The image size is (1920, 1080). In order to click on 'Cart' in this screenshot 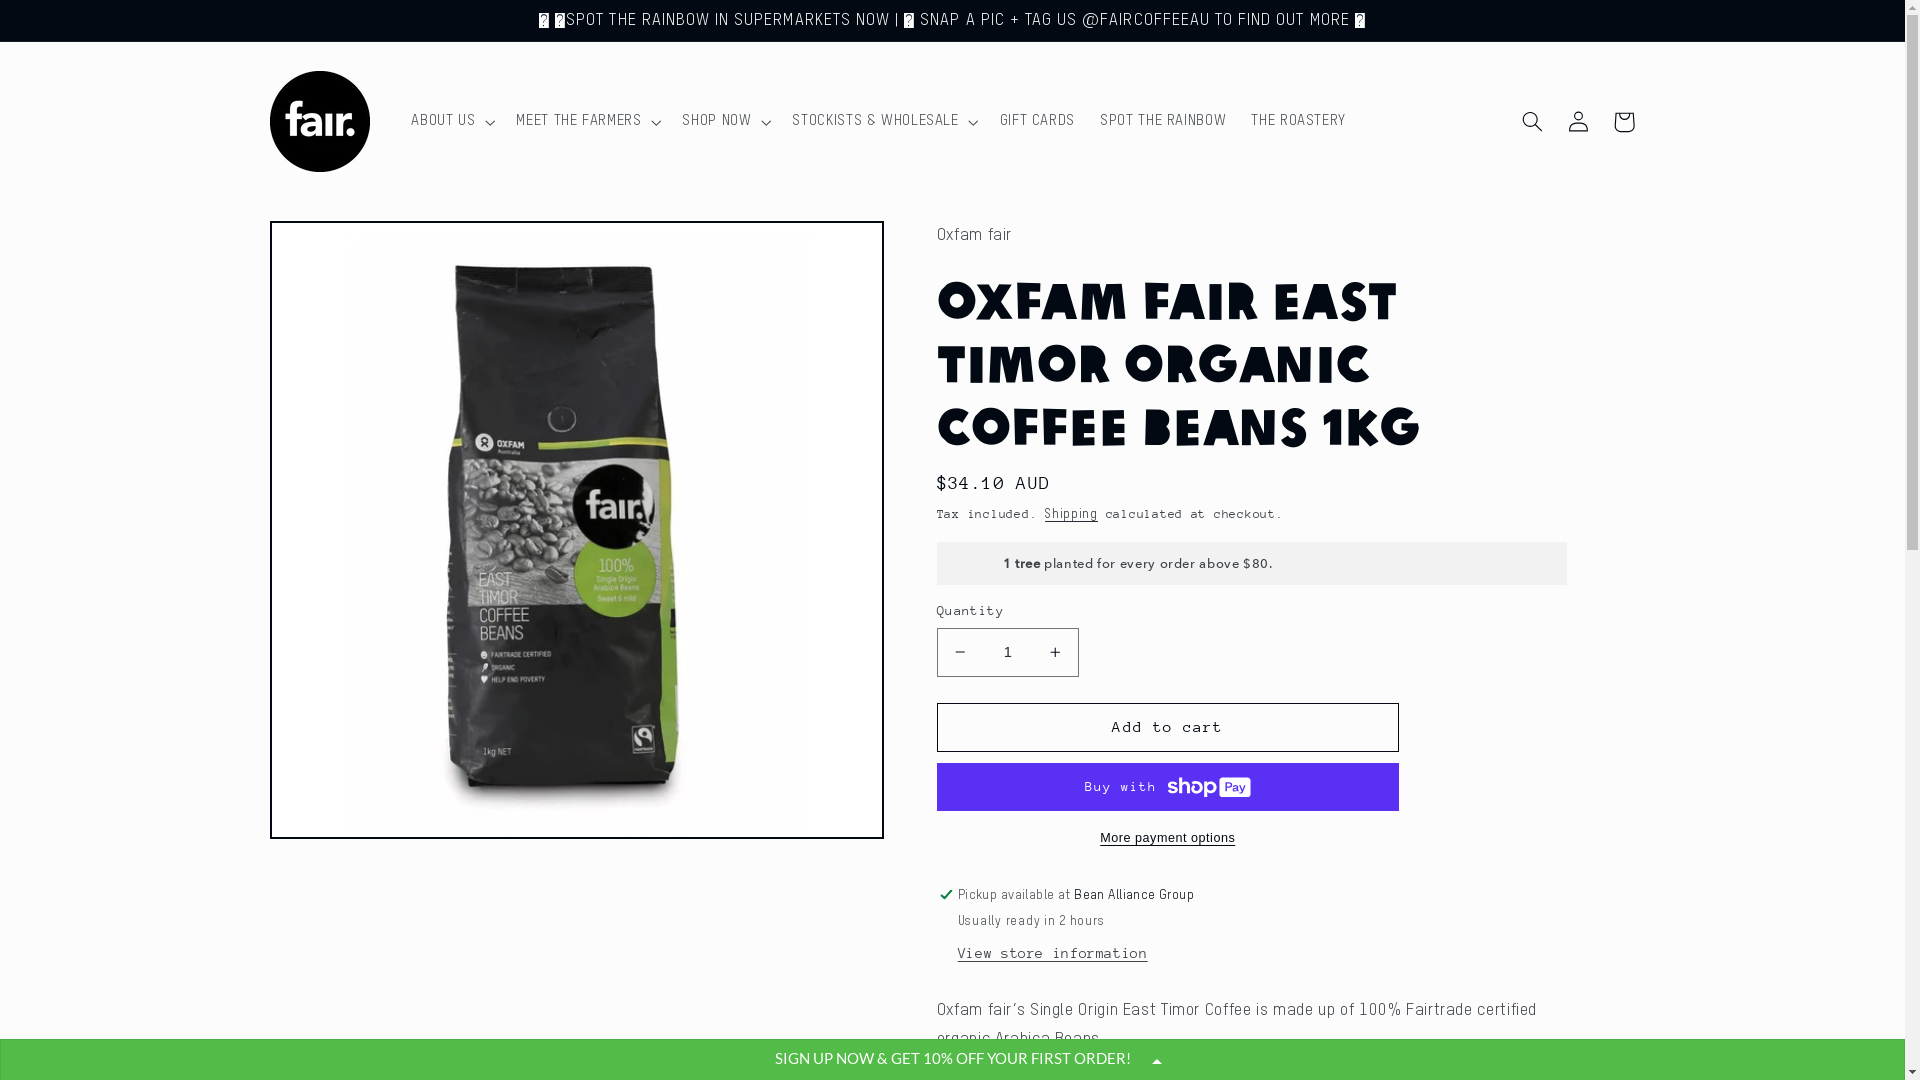, I will do `click(1623, 122)`.